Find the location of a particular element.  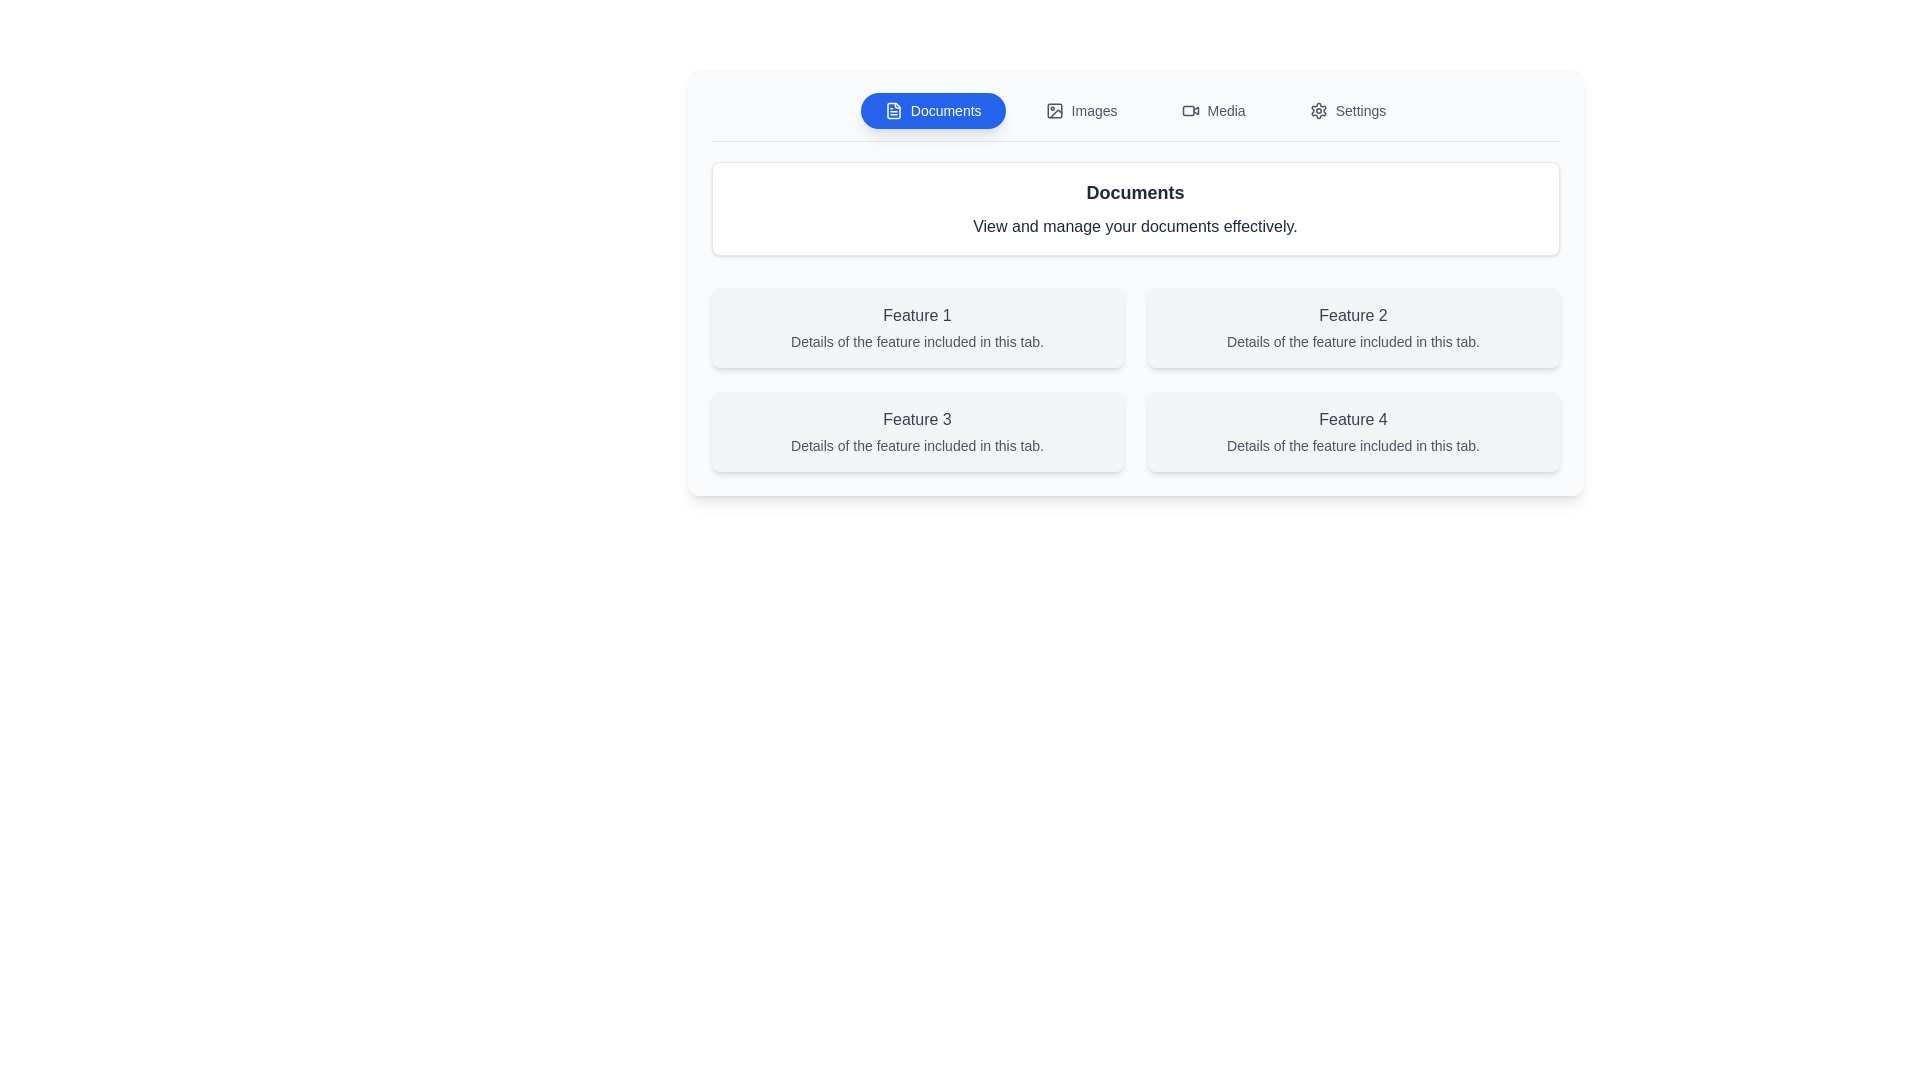

the 'Settings' button, which is the fourth button in the navigation menu, to activate hover effects is located at coordinates (1348, 111).